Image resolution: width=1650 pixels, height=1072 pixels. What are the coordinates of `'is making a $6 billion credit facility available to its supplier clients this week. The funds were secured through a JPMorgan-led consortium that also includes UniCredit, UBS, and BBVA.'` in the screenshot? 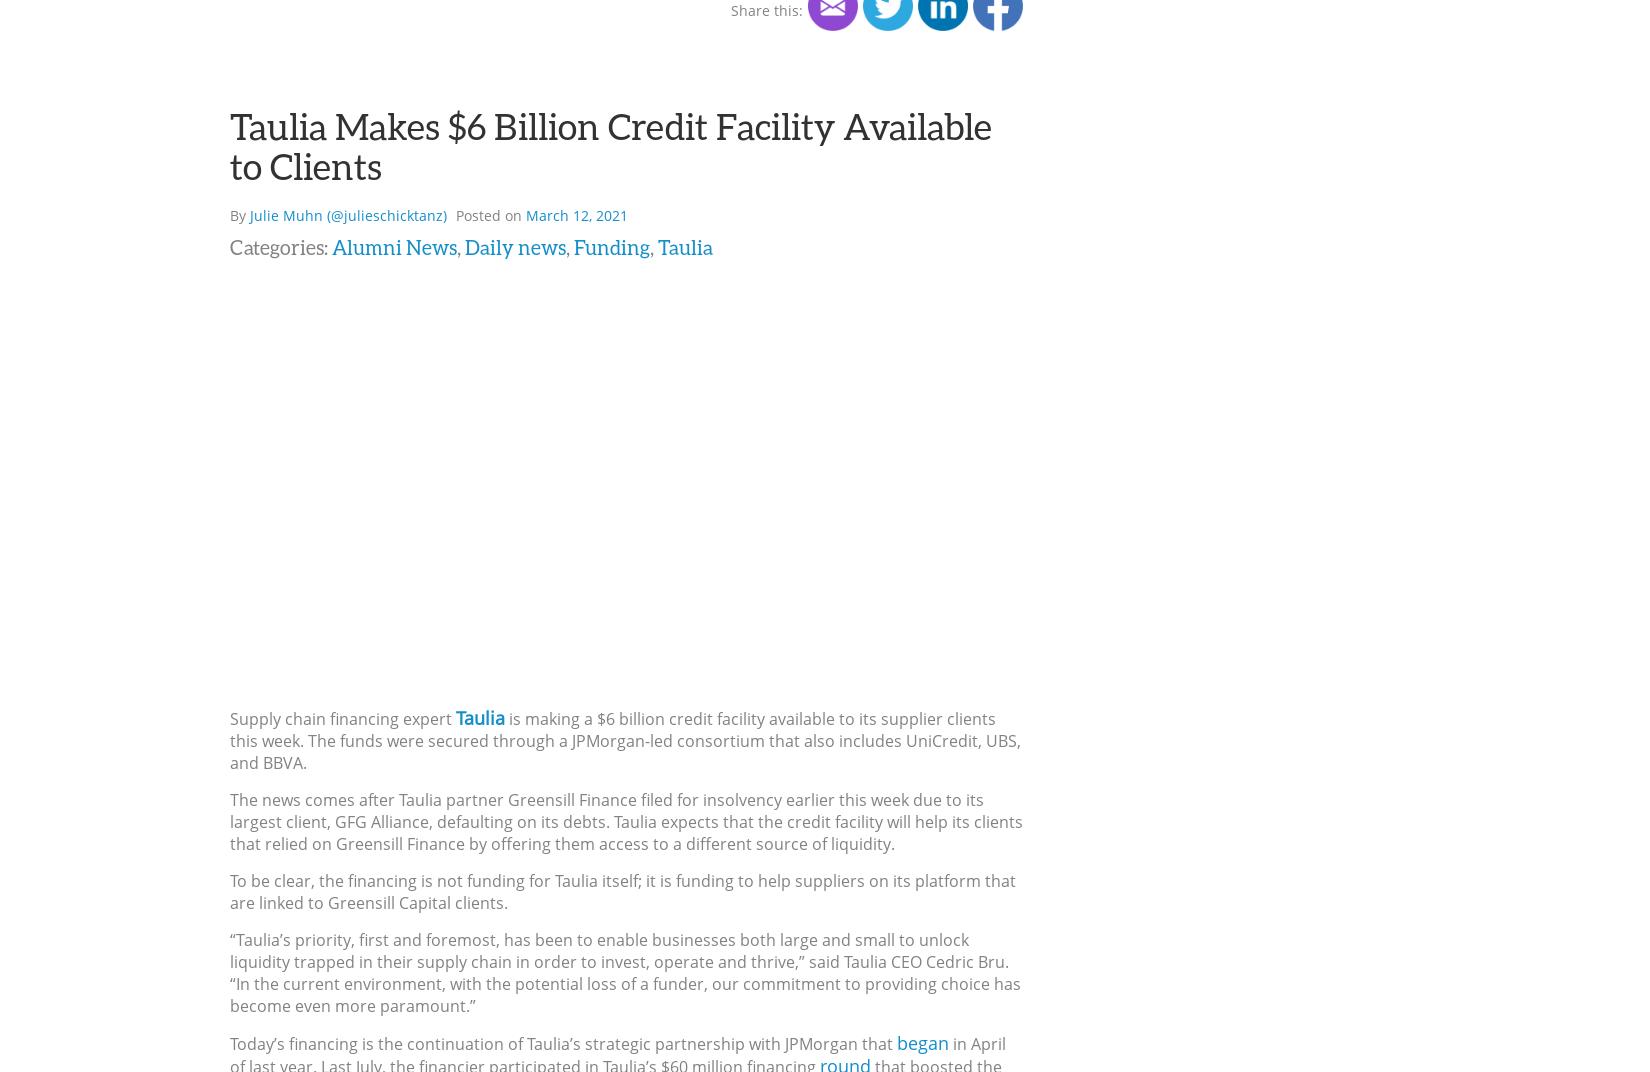 It's located at (624, 740).